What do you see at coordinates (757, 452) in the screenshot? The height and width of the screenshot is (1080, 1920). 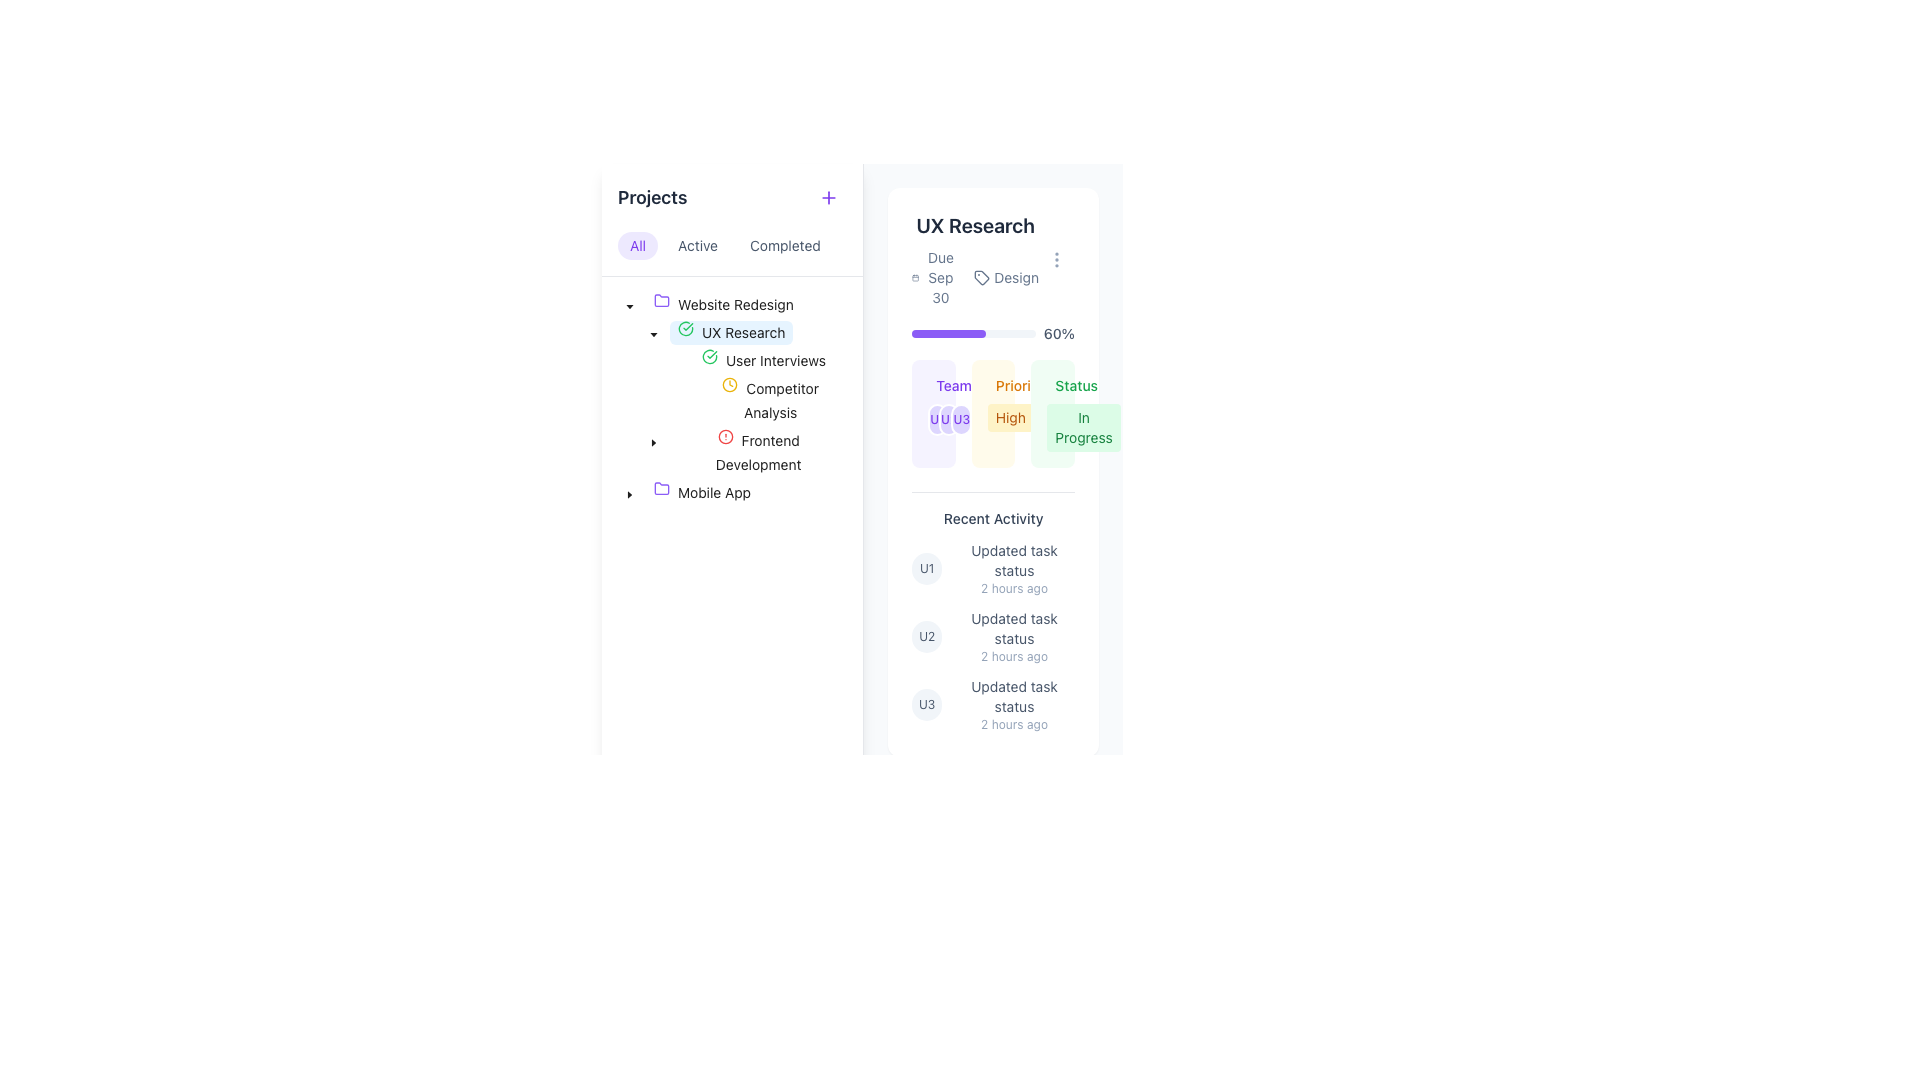 I see `the 'Frontend Development' tree node label` at bounding box center [757, 452].